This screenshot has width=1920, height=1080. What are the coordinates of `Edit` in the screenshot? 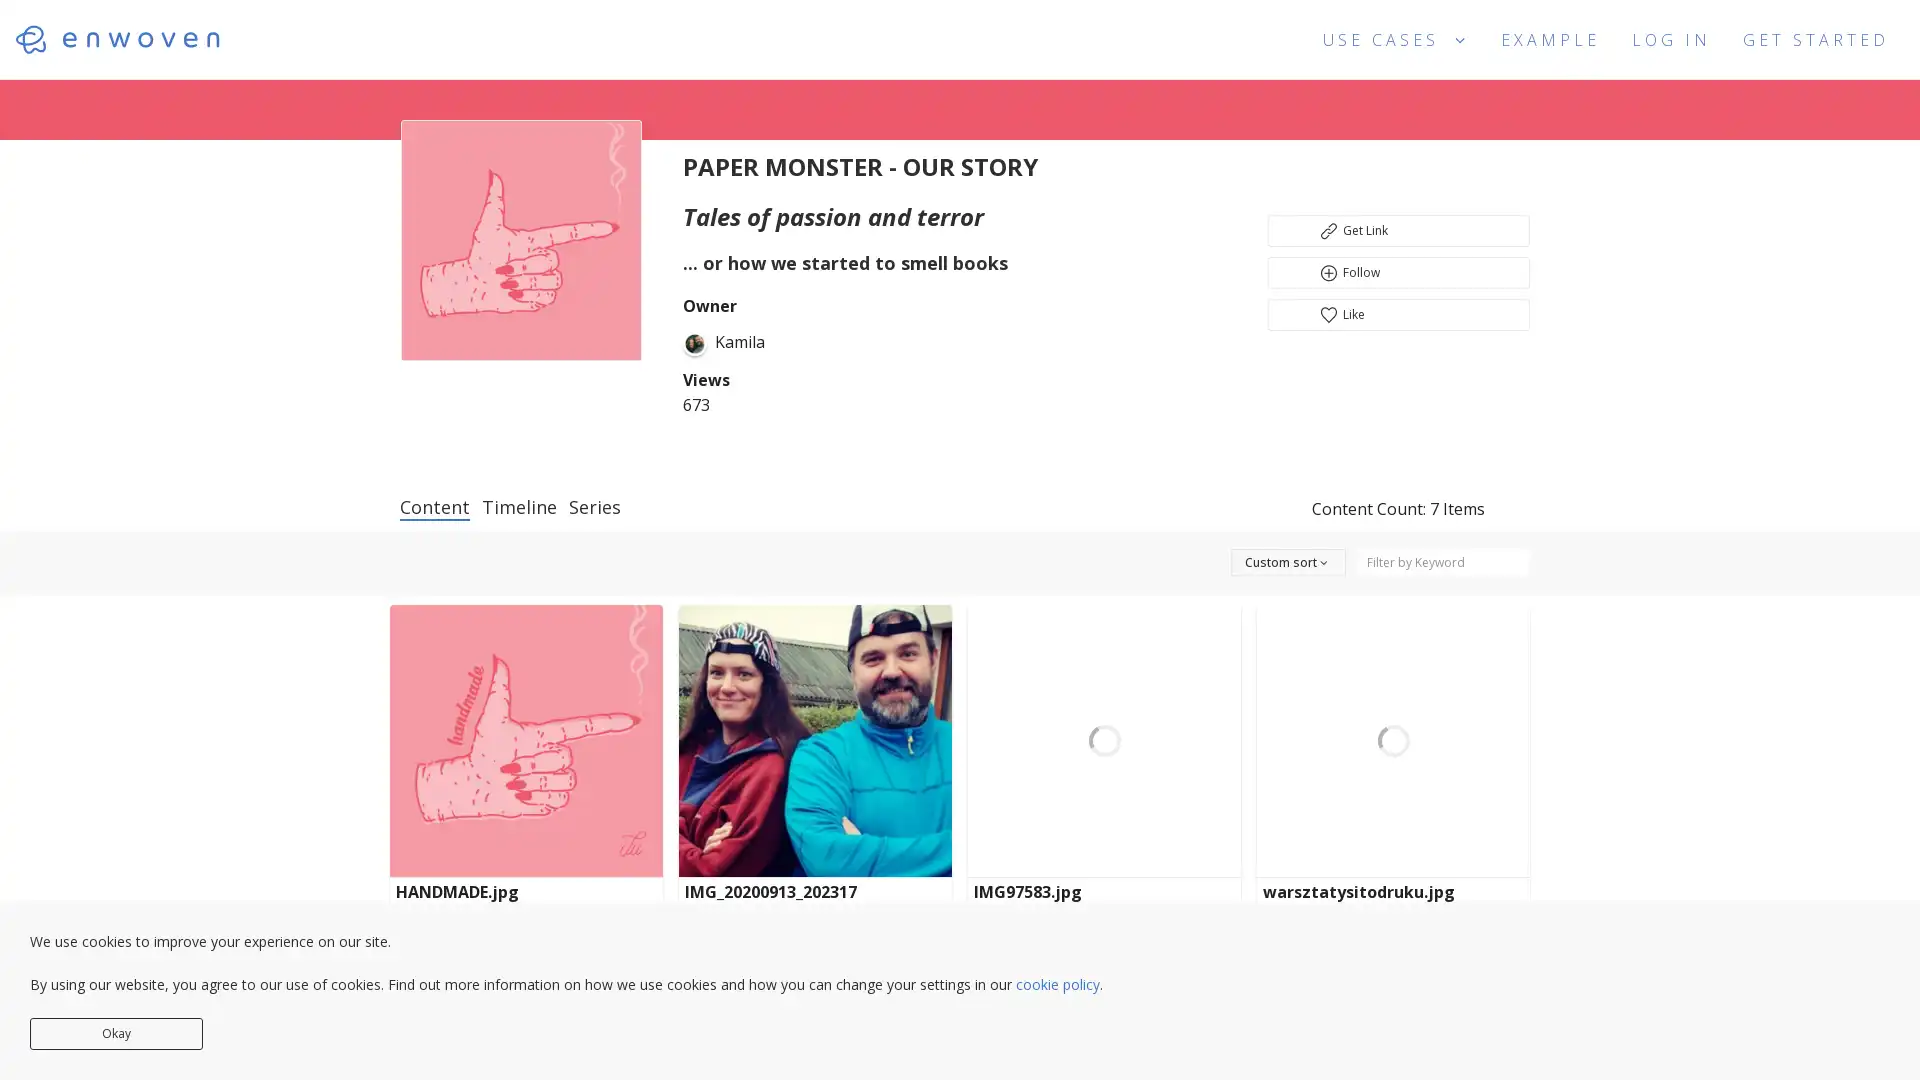 It's located at (1103, 951).